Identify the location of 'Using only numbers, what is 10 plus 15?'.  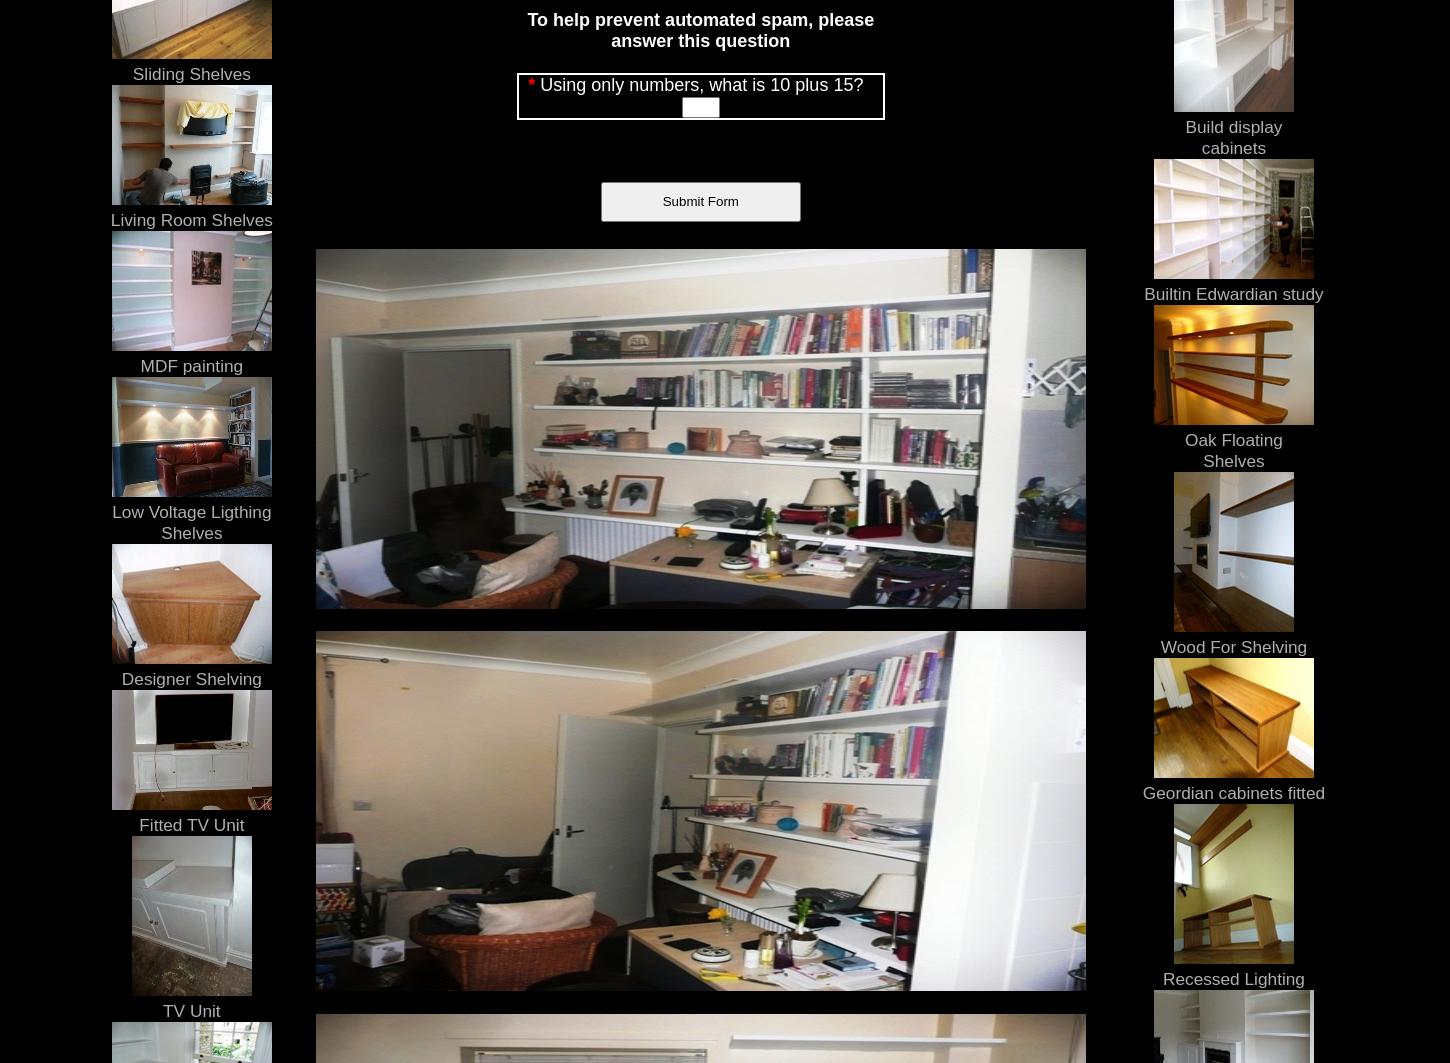
(705, 83).